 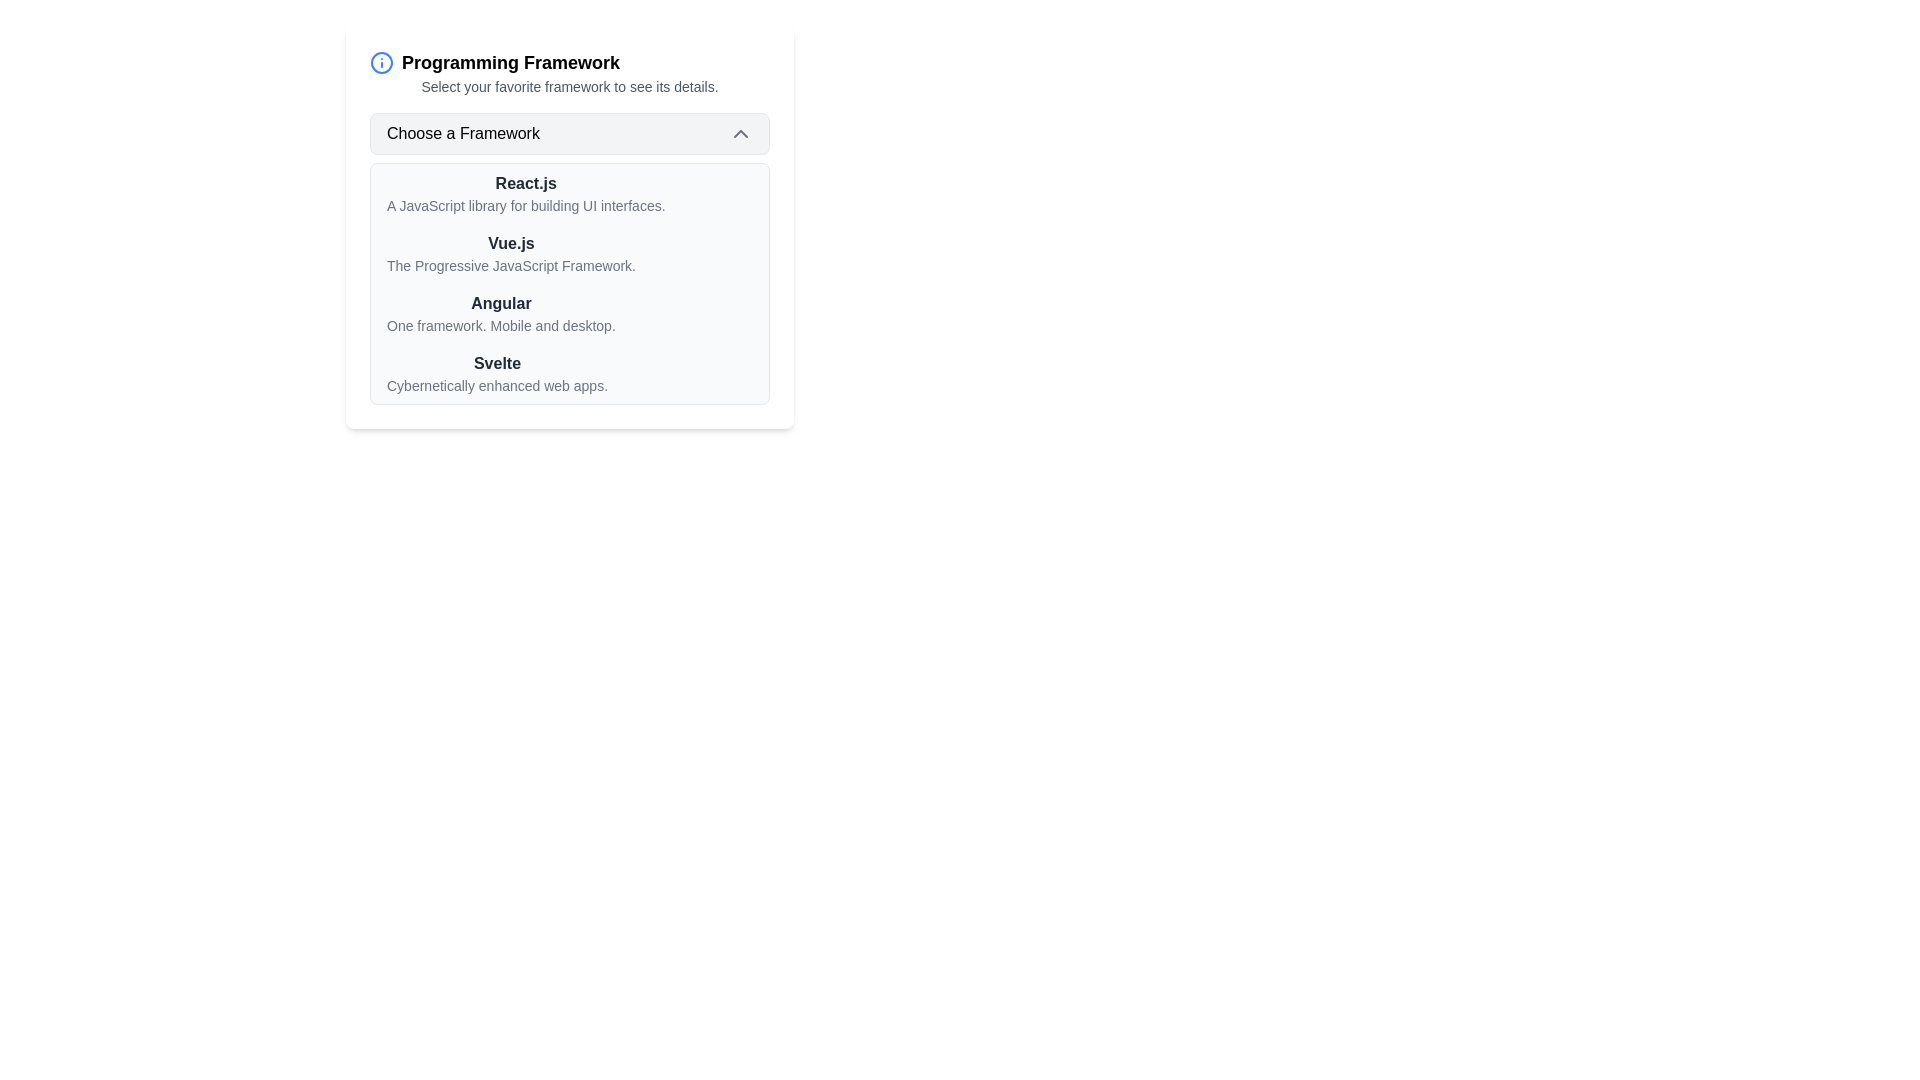 What do you see at coordinates (569, 72) in the screenshot?
I see `the Informational Header titled 'Programming Framework' which includes a description 'Select your favorite framework to see its details.'` at bounding box center [569, 72].